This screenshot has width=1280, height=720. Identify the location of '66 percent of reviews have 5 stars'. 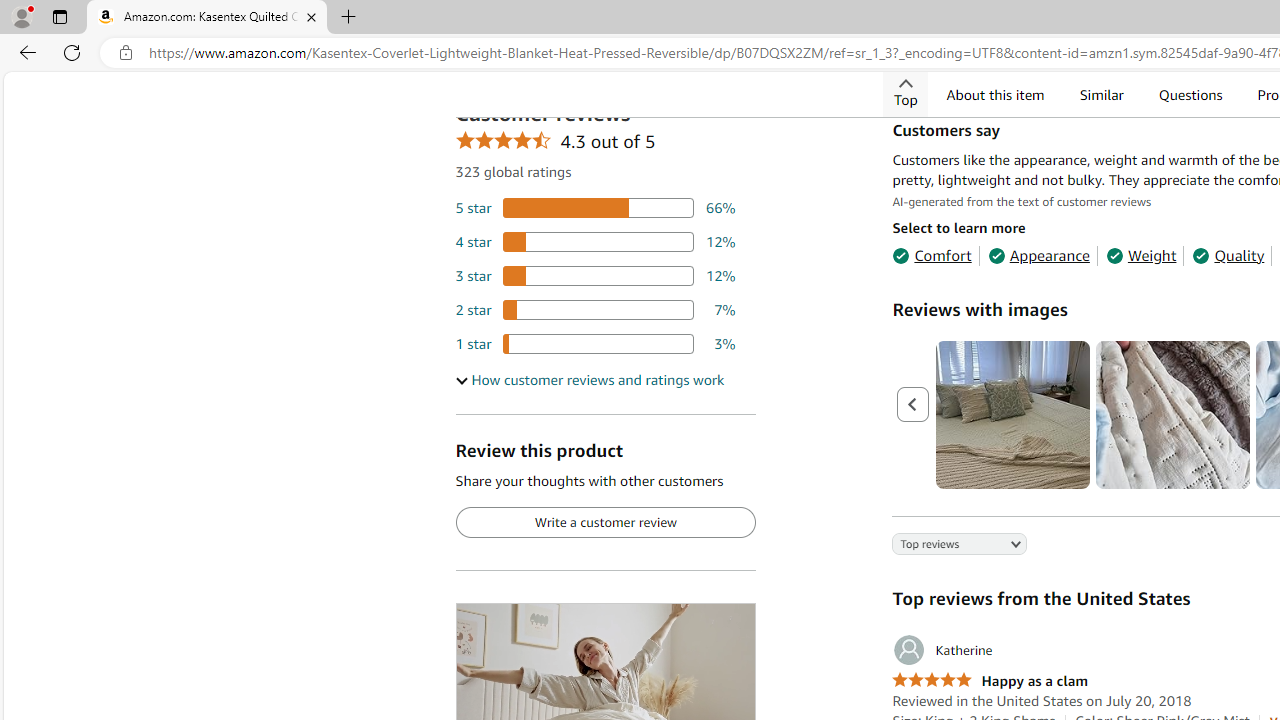
(594, 207).